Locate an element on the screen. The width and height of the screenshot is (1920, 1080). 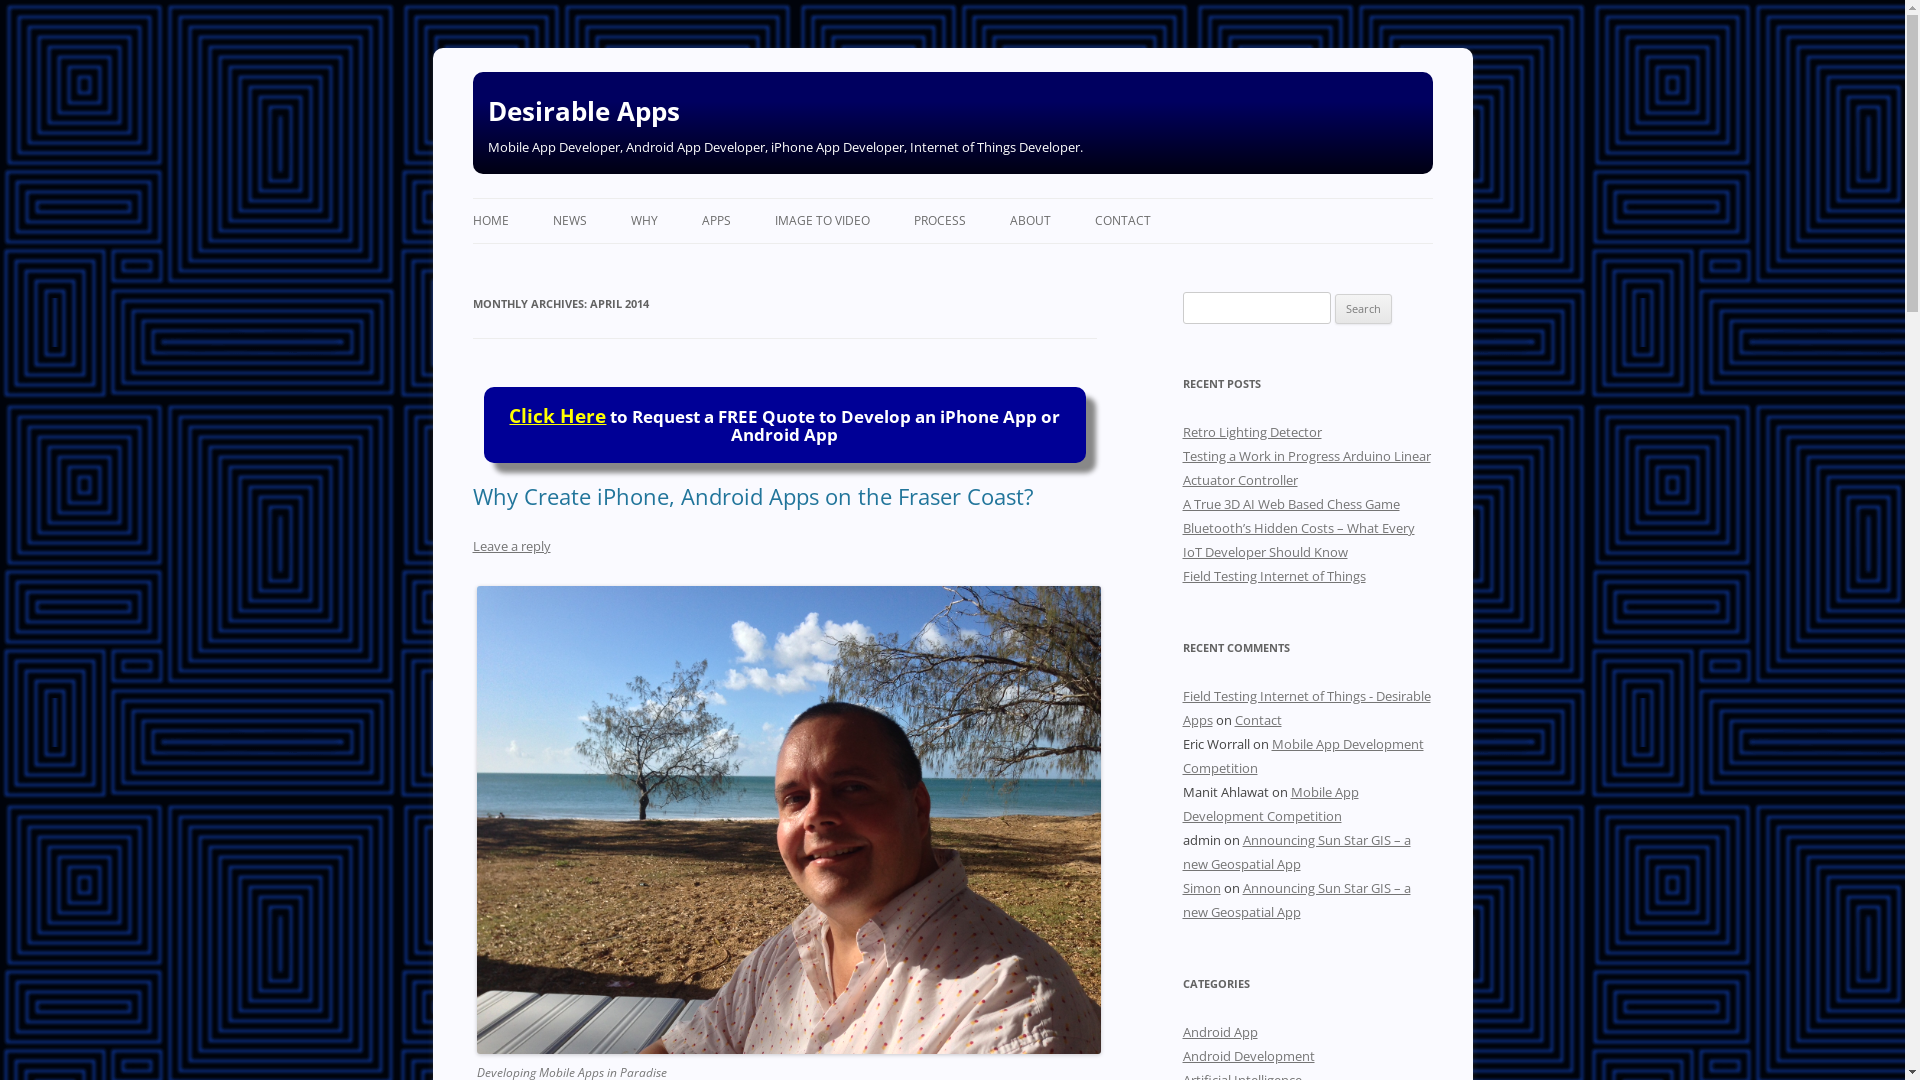
'APPS' is located at coordinates (716, 220).